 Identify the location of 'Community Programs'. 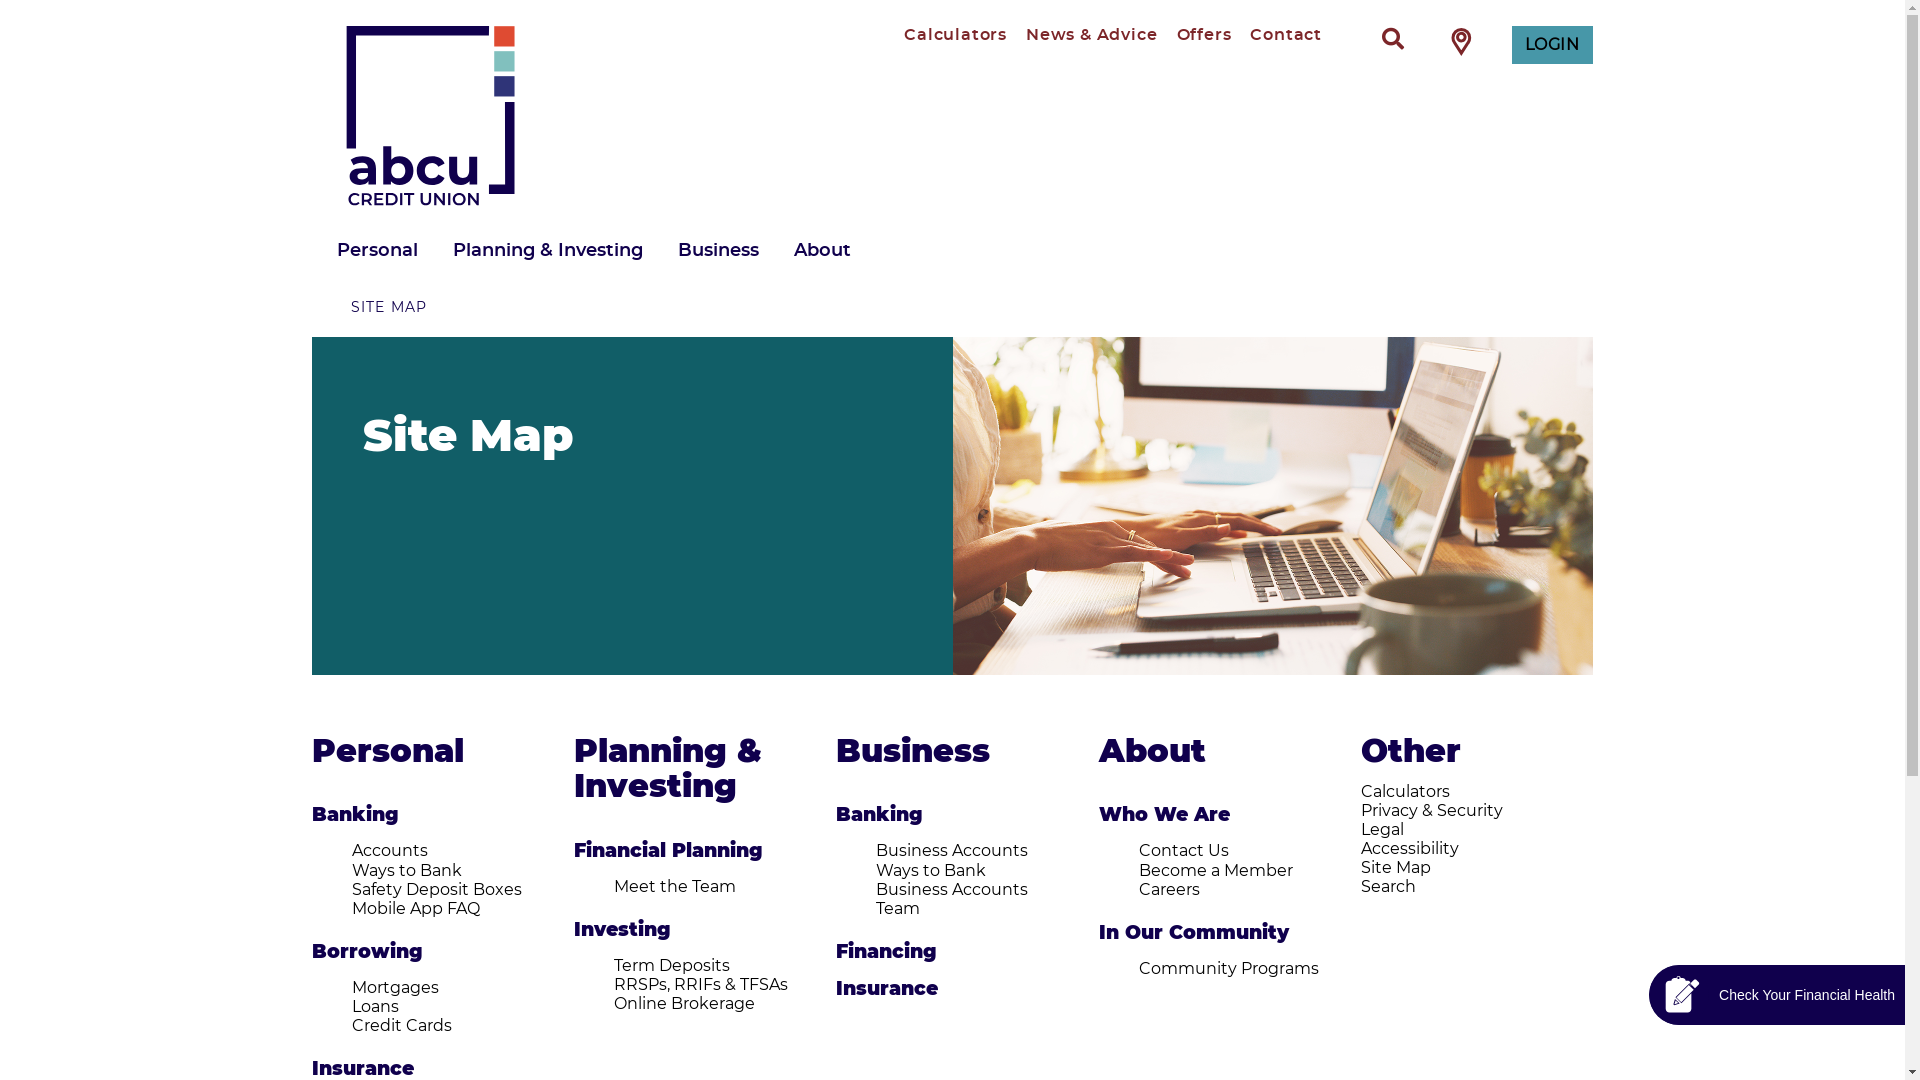
(1227, 967).